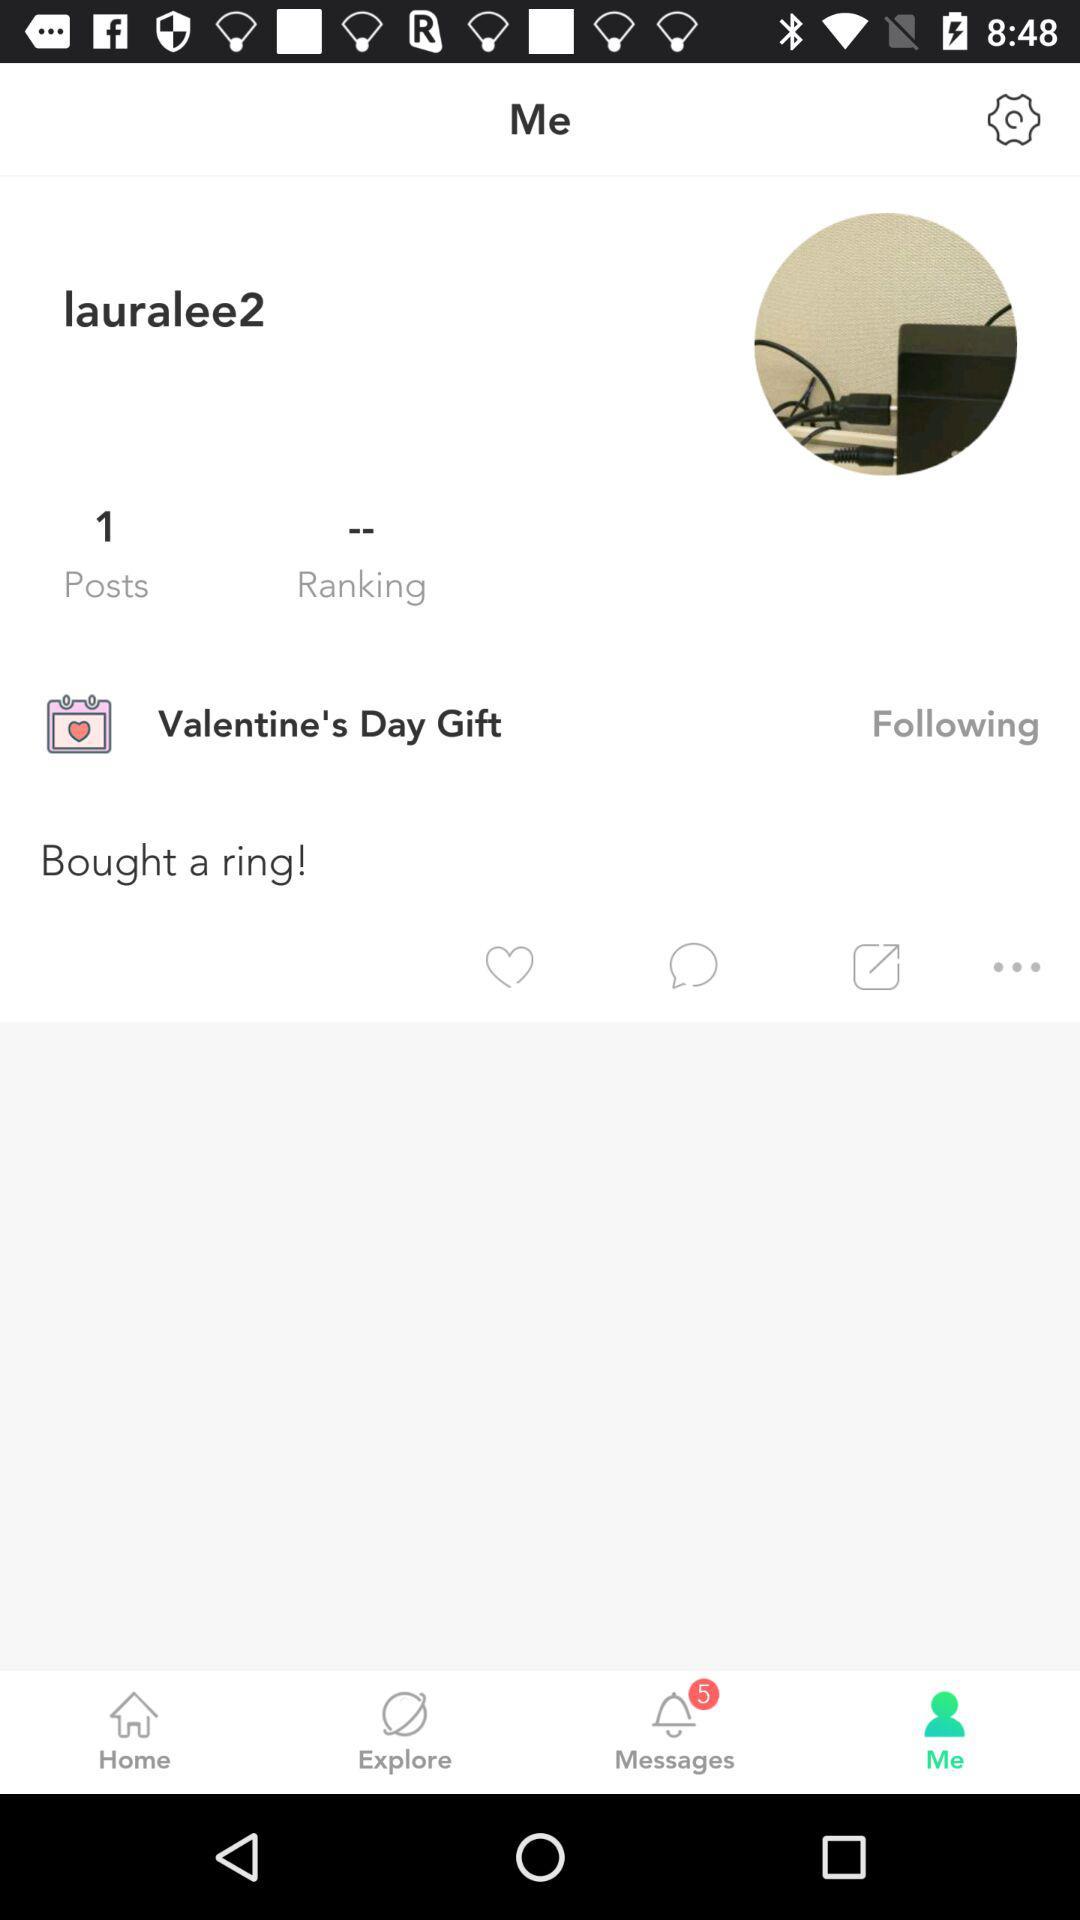 The image size is (1080, 1920). What do you see at coordinates (1014, 118) in the screenshot?
I see `item to the right of me icon` at bounding box center [1014, 118].